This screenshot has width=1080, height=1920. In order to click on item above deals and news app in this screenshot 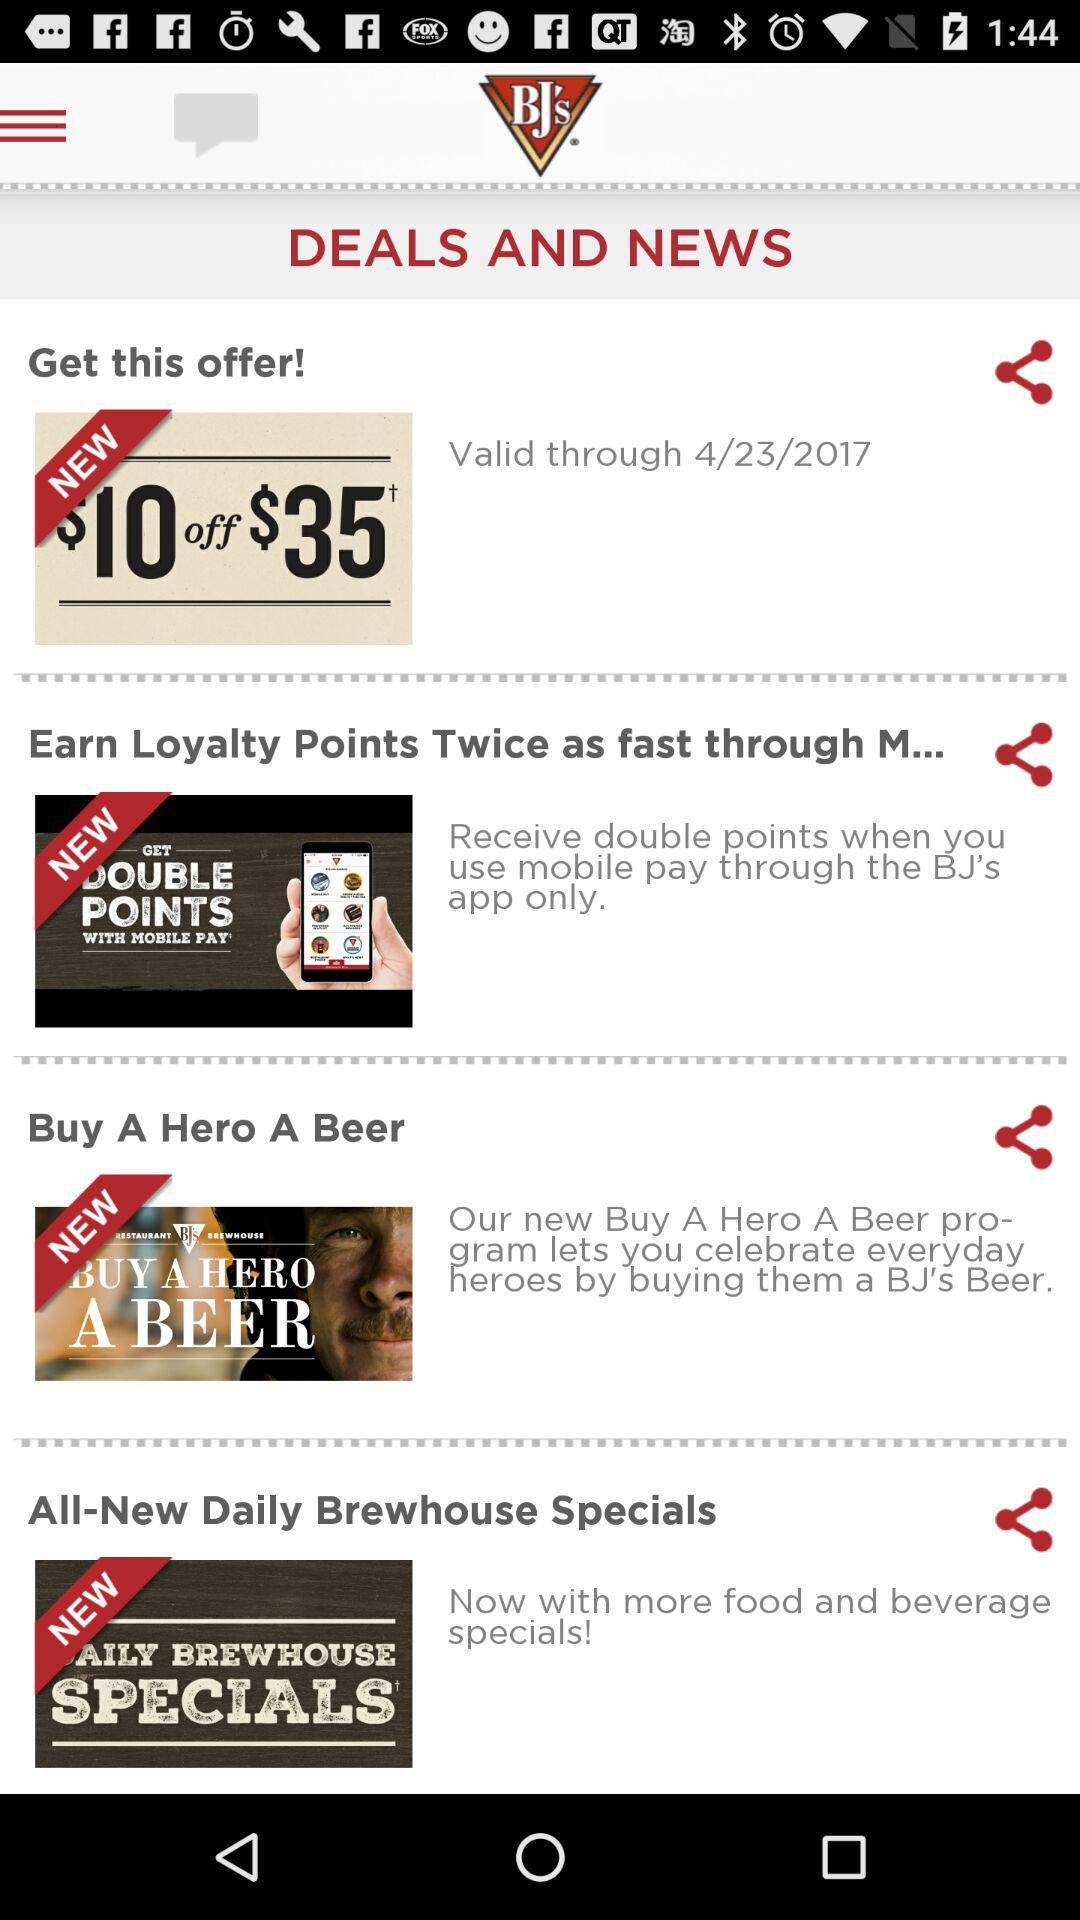, I will do `click(218, 124)`.